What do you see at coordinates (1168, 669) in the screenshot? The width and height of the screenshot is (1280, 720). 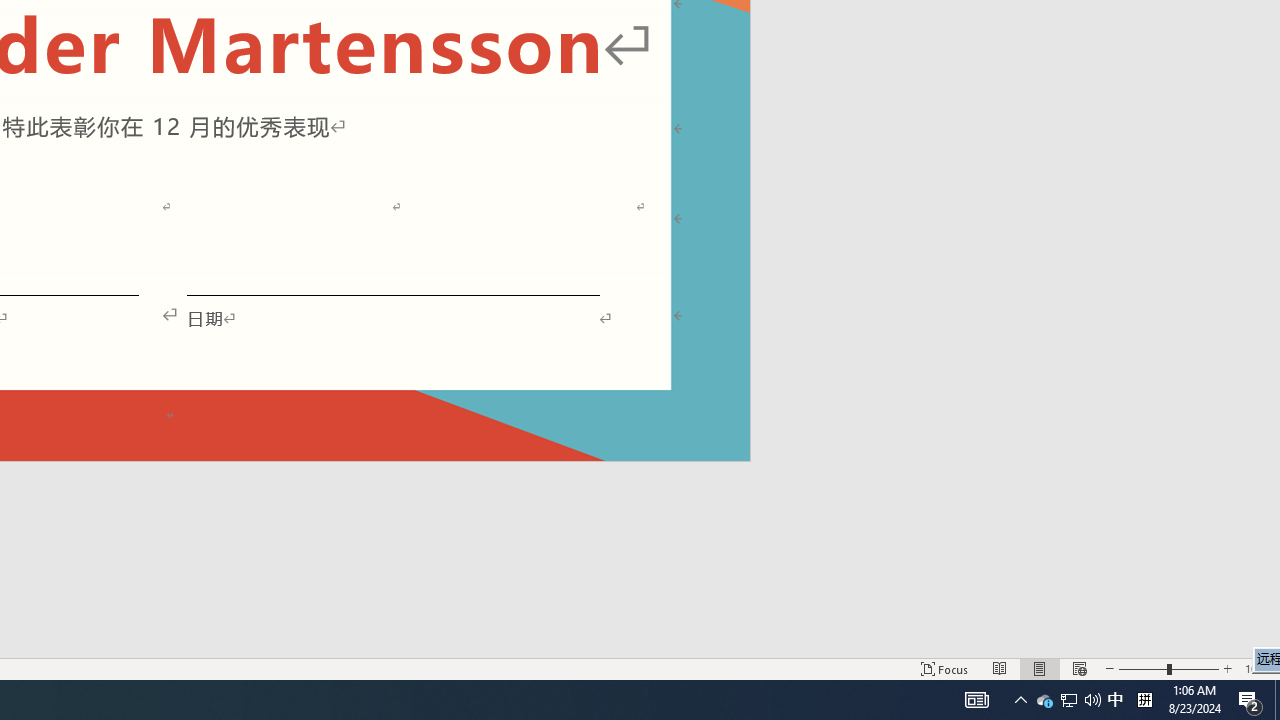 I see `'Zoom'` at bounding box center [1168, 669].